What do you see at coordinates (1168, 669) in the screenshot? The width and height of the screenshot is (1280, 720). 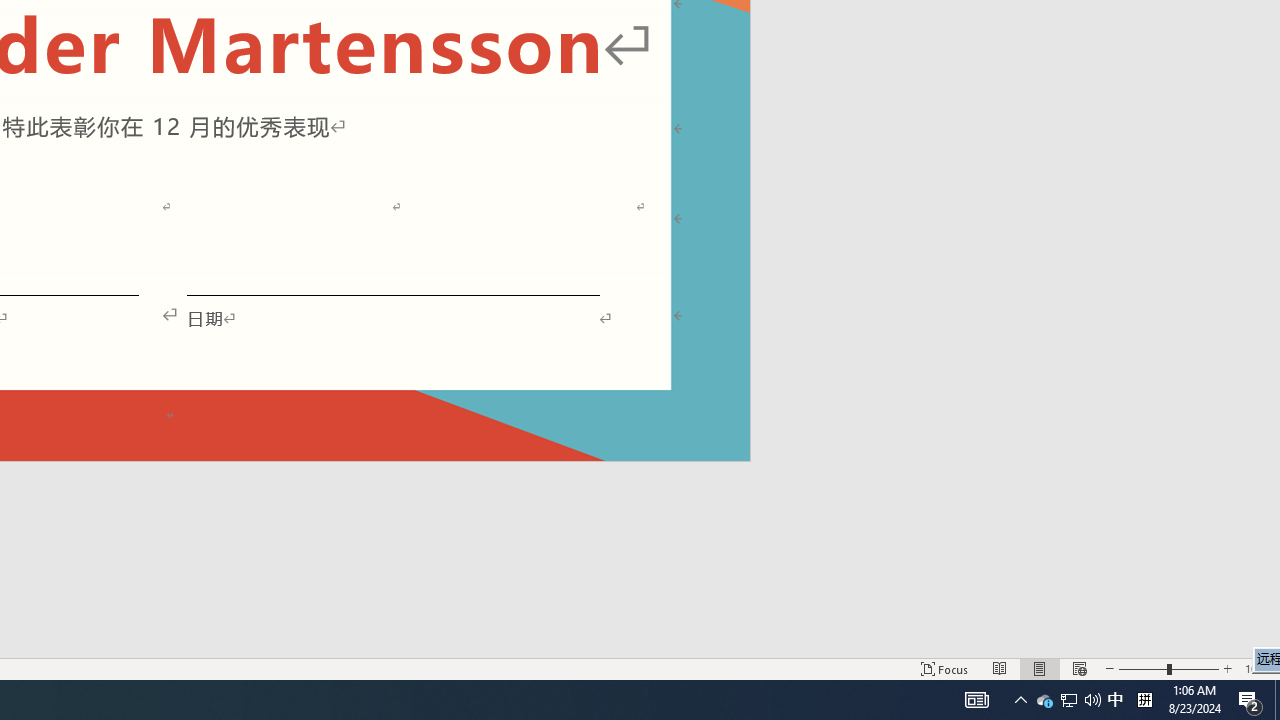 I see `'Zoom'` at bounding box center [1168, 669].